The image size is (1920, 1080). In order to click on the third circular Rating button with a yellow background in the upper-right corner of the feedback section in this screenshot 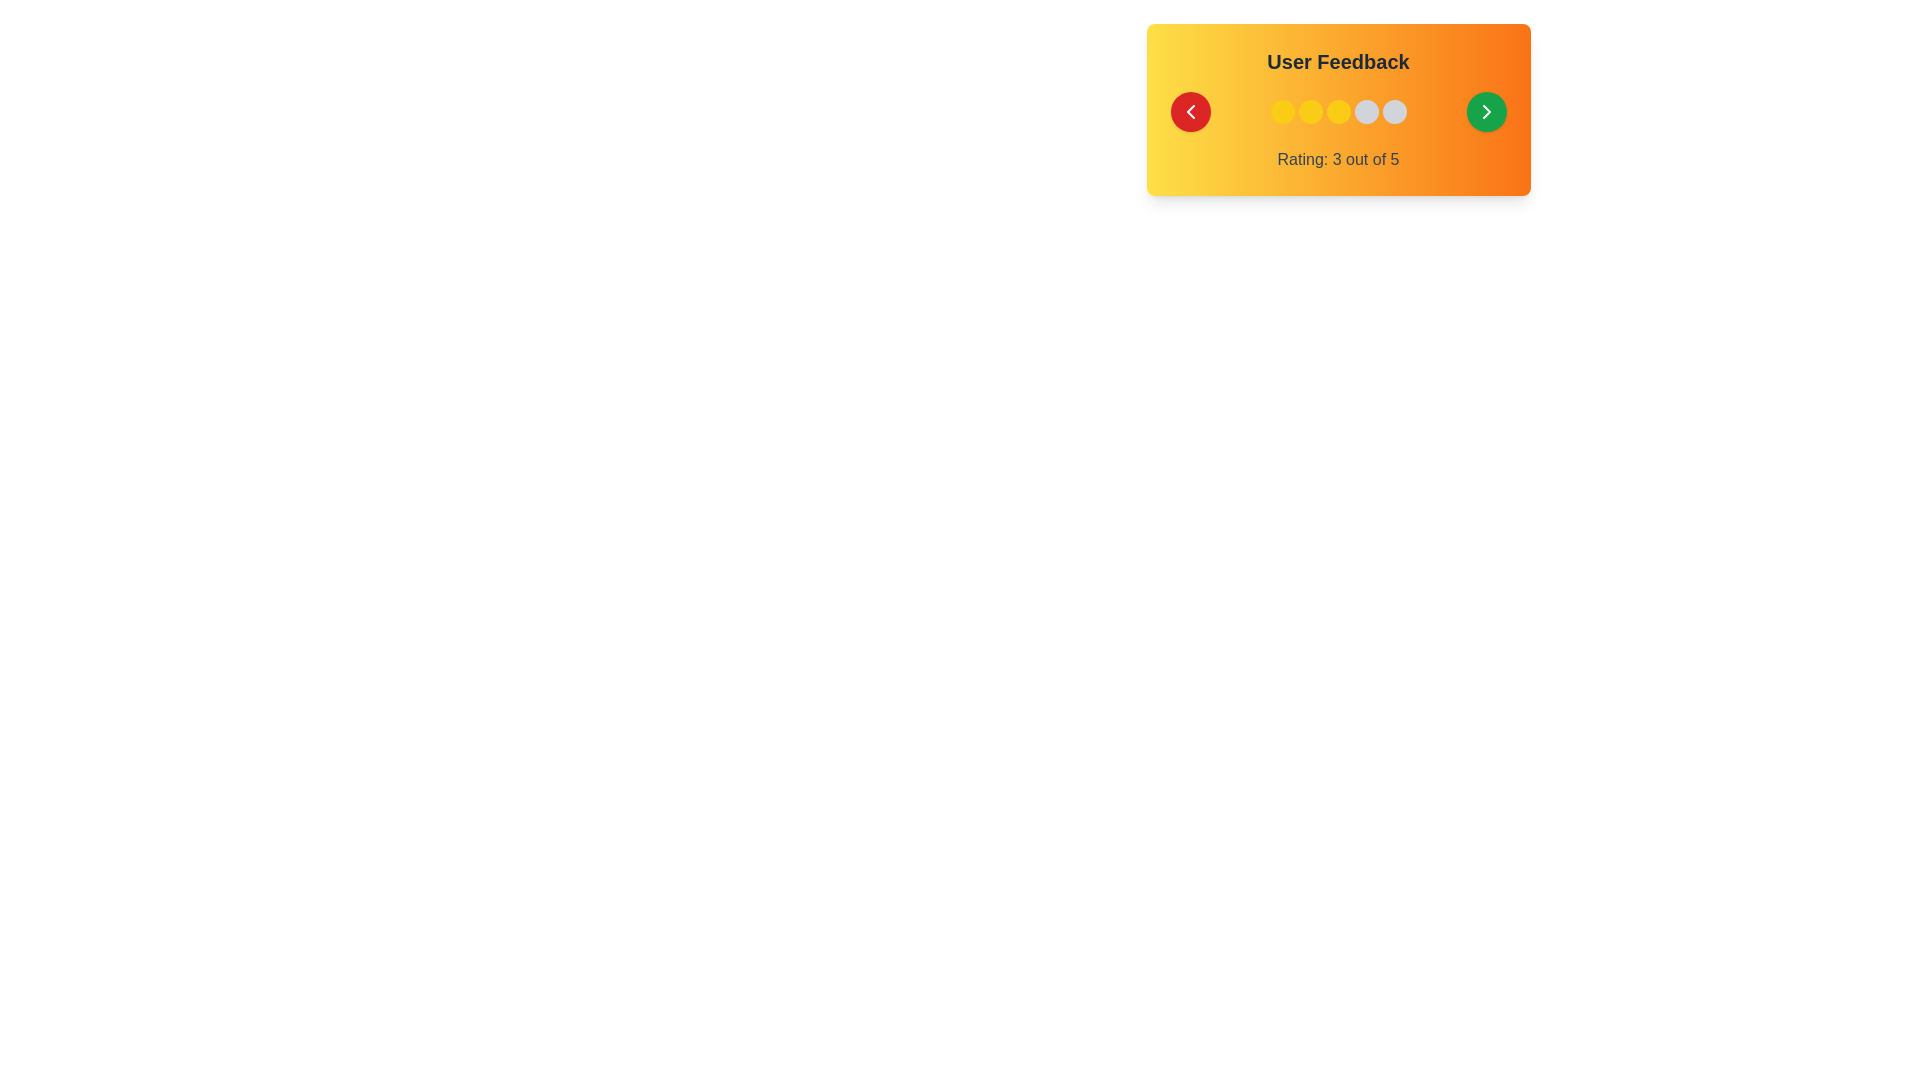, I will do `click(1338, 111)`.